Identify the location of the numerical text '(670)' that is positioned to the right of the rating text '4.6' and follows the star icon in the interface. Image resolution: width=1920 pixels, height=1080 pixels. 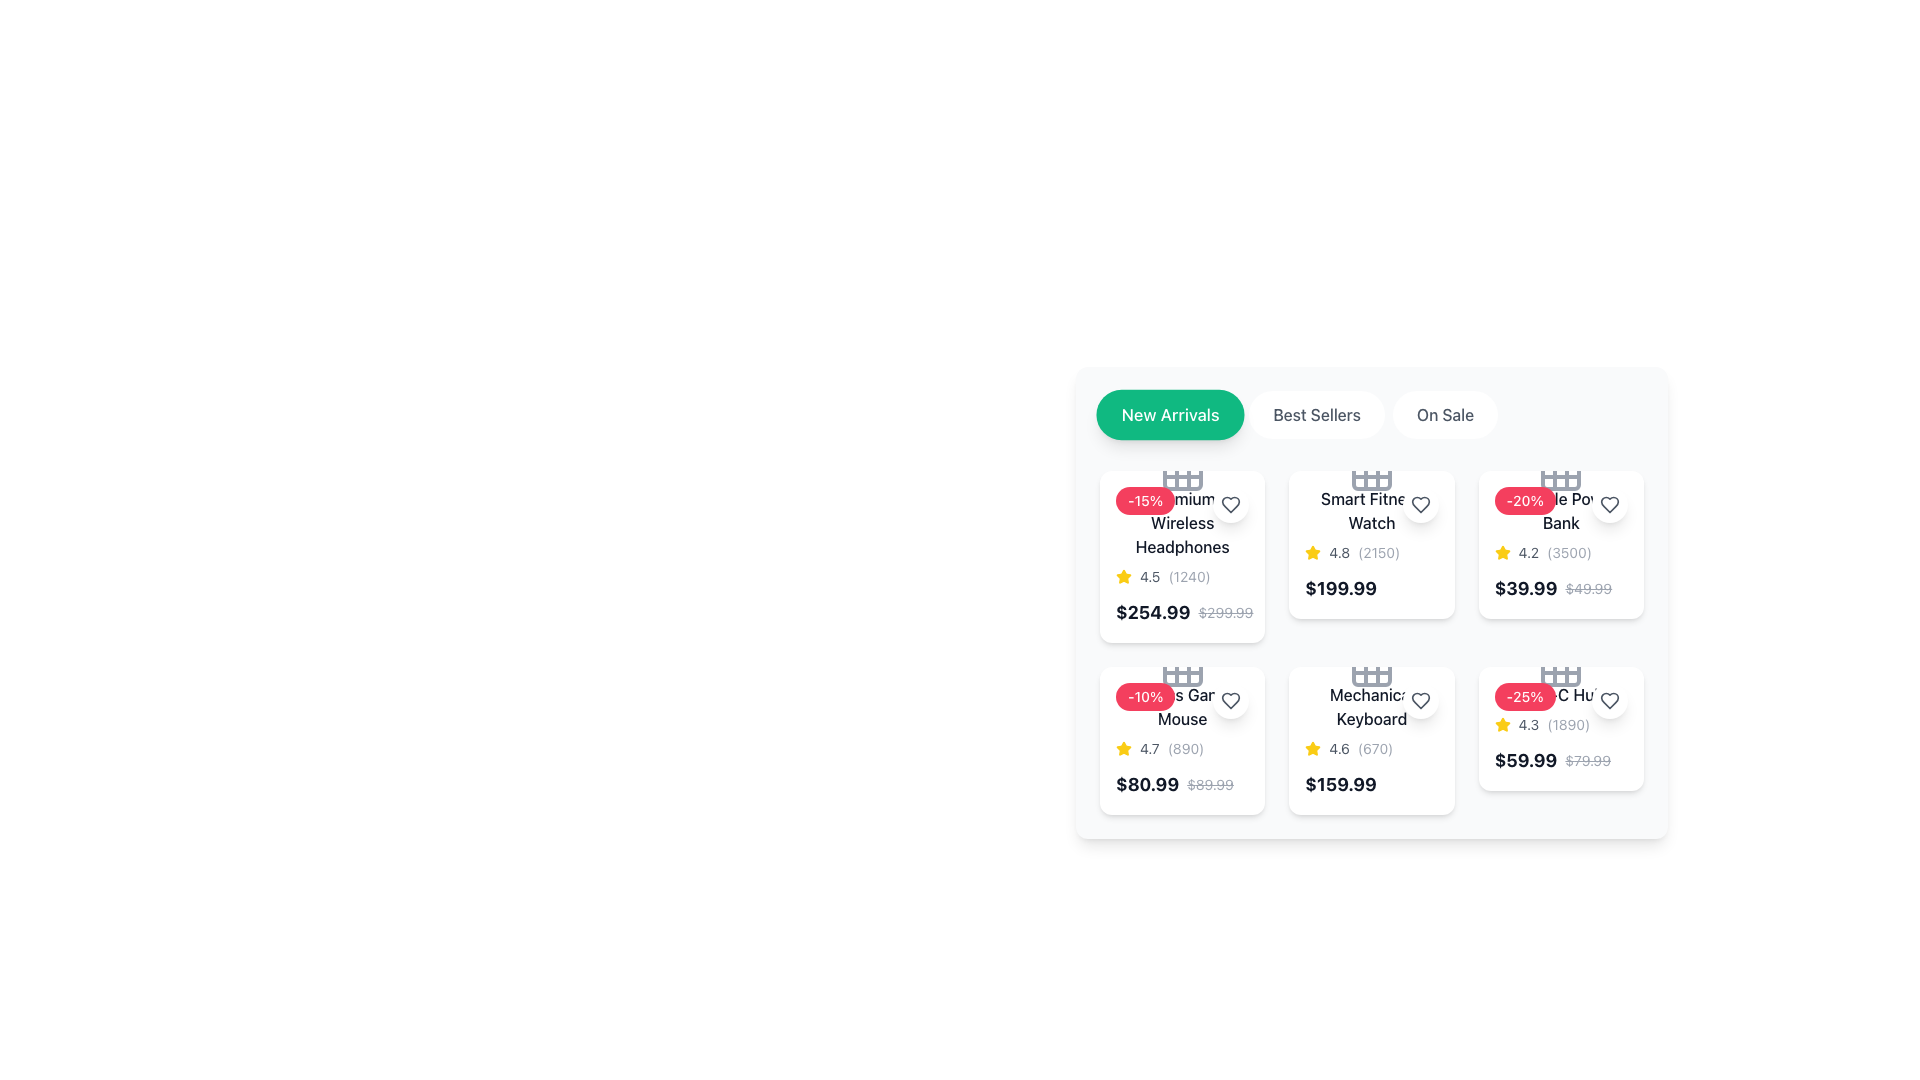
(1374, 748).